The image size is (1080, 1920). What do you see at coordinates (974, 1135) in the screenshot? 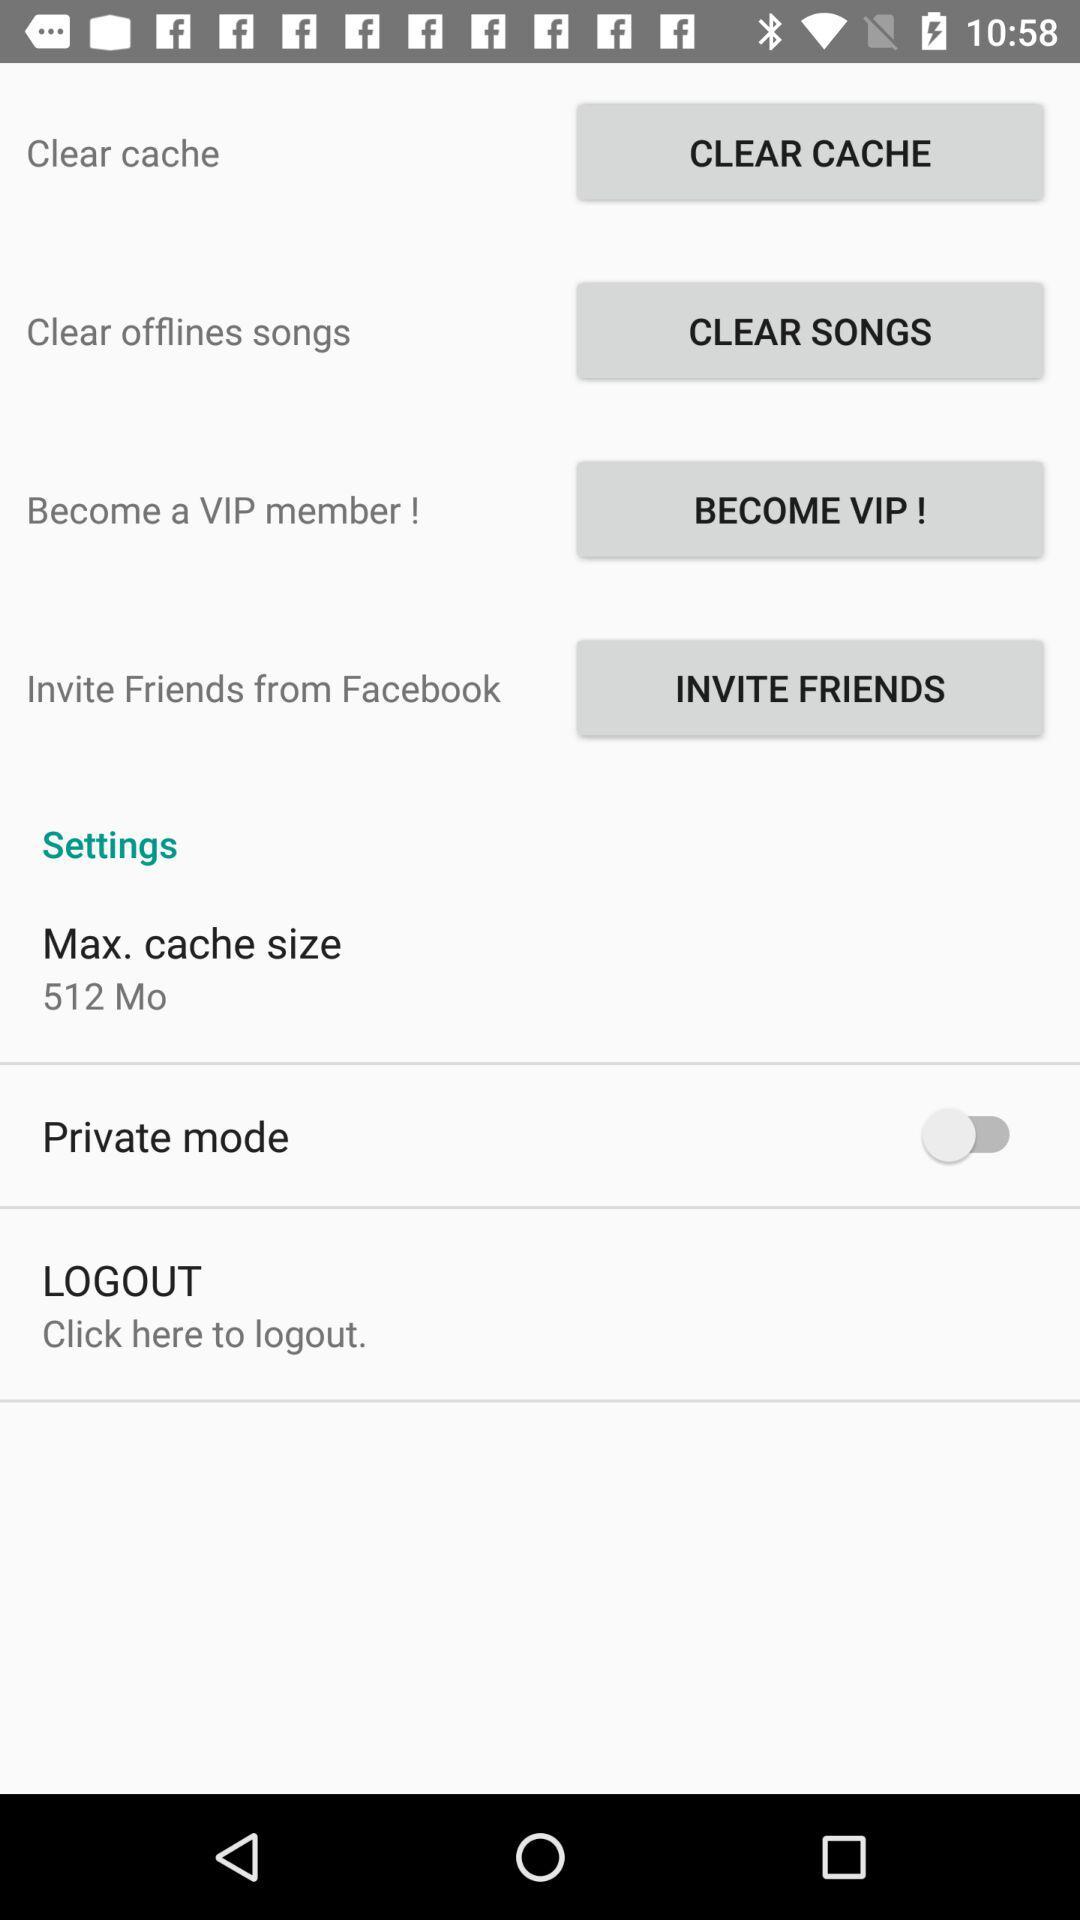
I see `icon below settings item` at bounding box center [974, 1135].